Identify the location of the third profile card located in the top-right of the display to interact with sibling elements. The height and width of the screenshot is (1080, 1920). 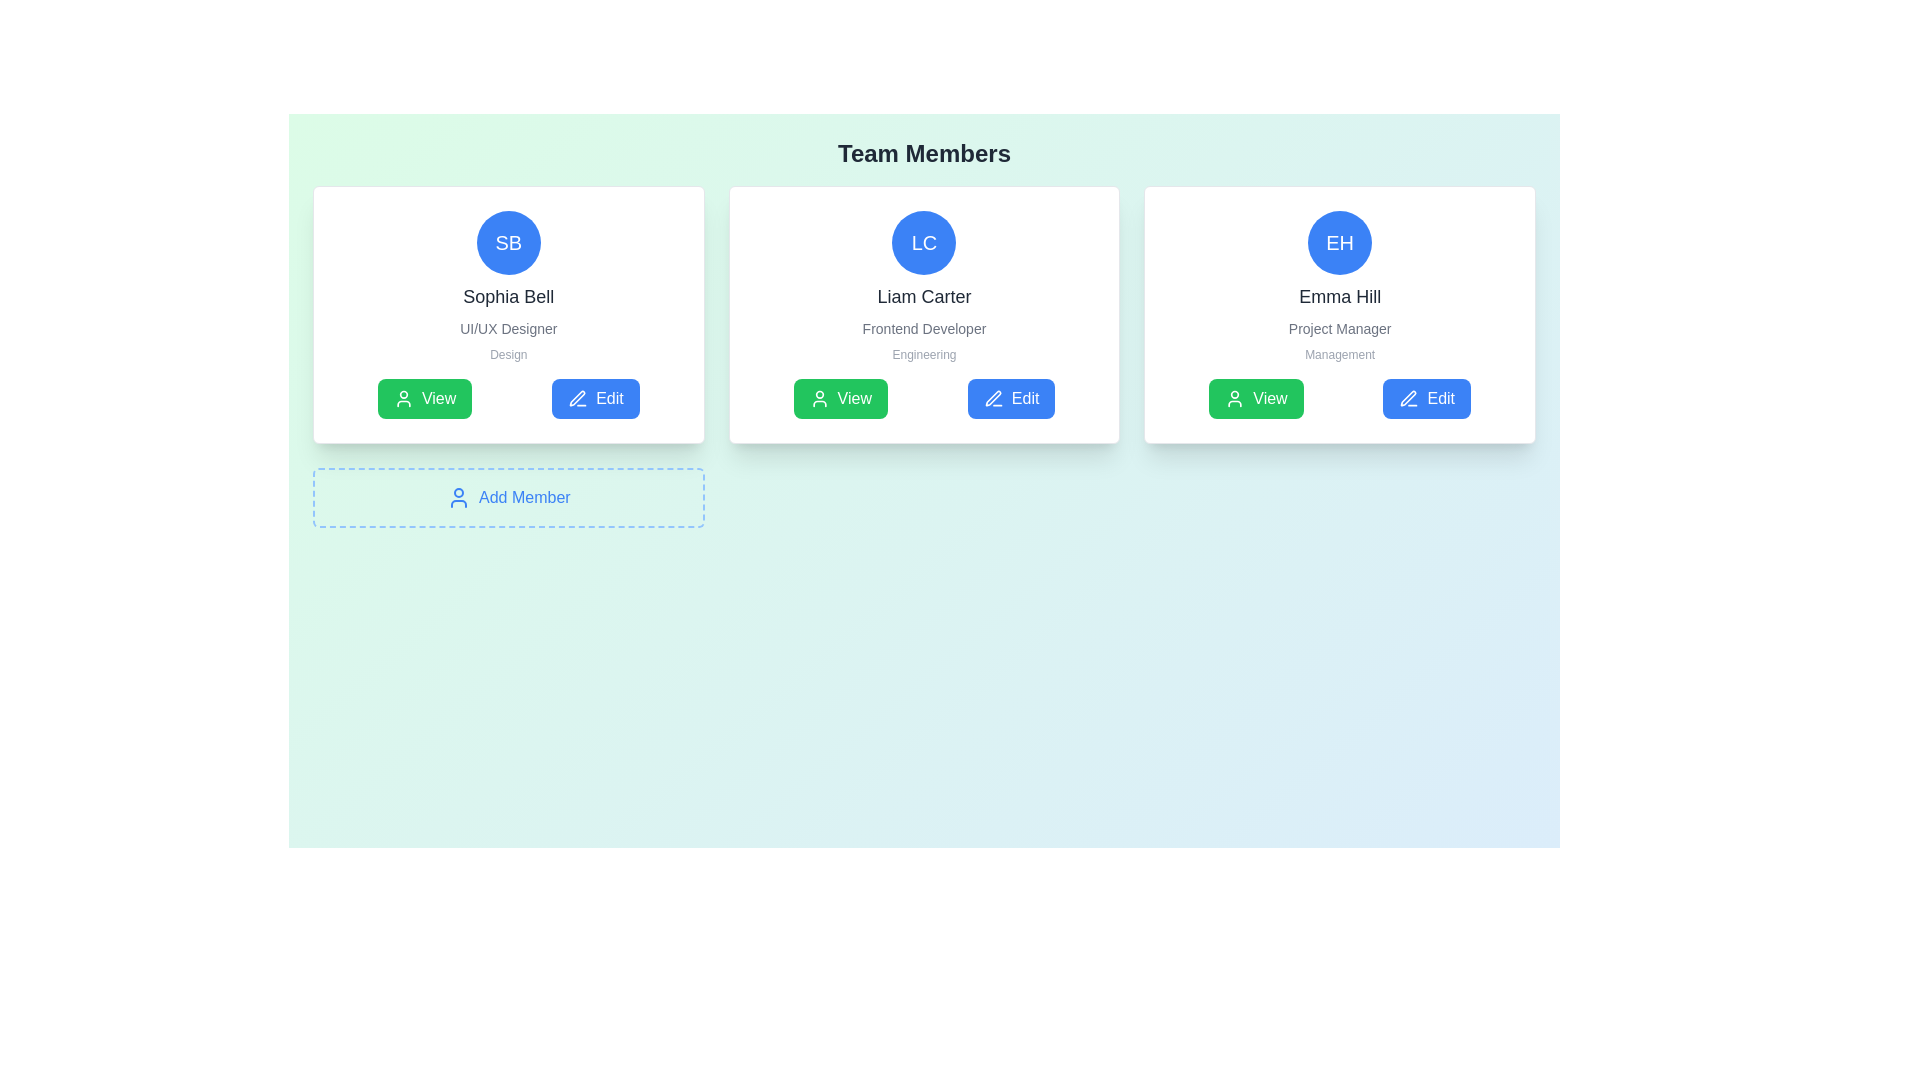
(1339, 286).